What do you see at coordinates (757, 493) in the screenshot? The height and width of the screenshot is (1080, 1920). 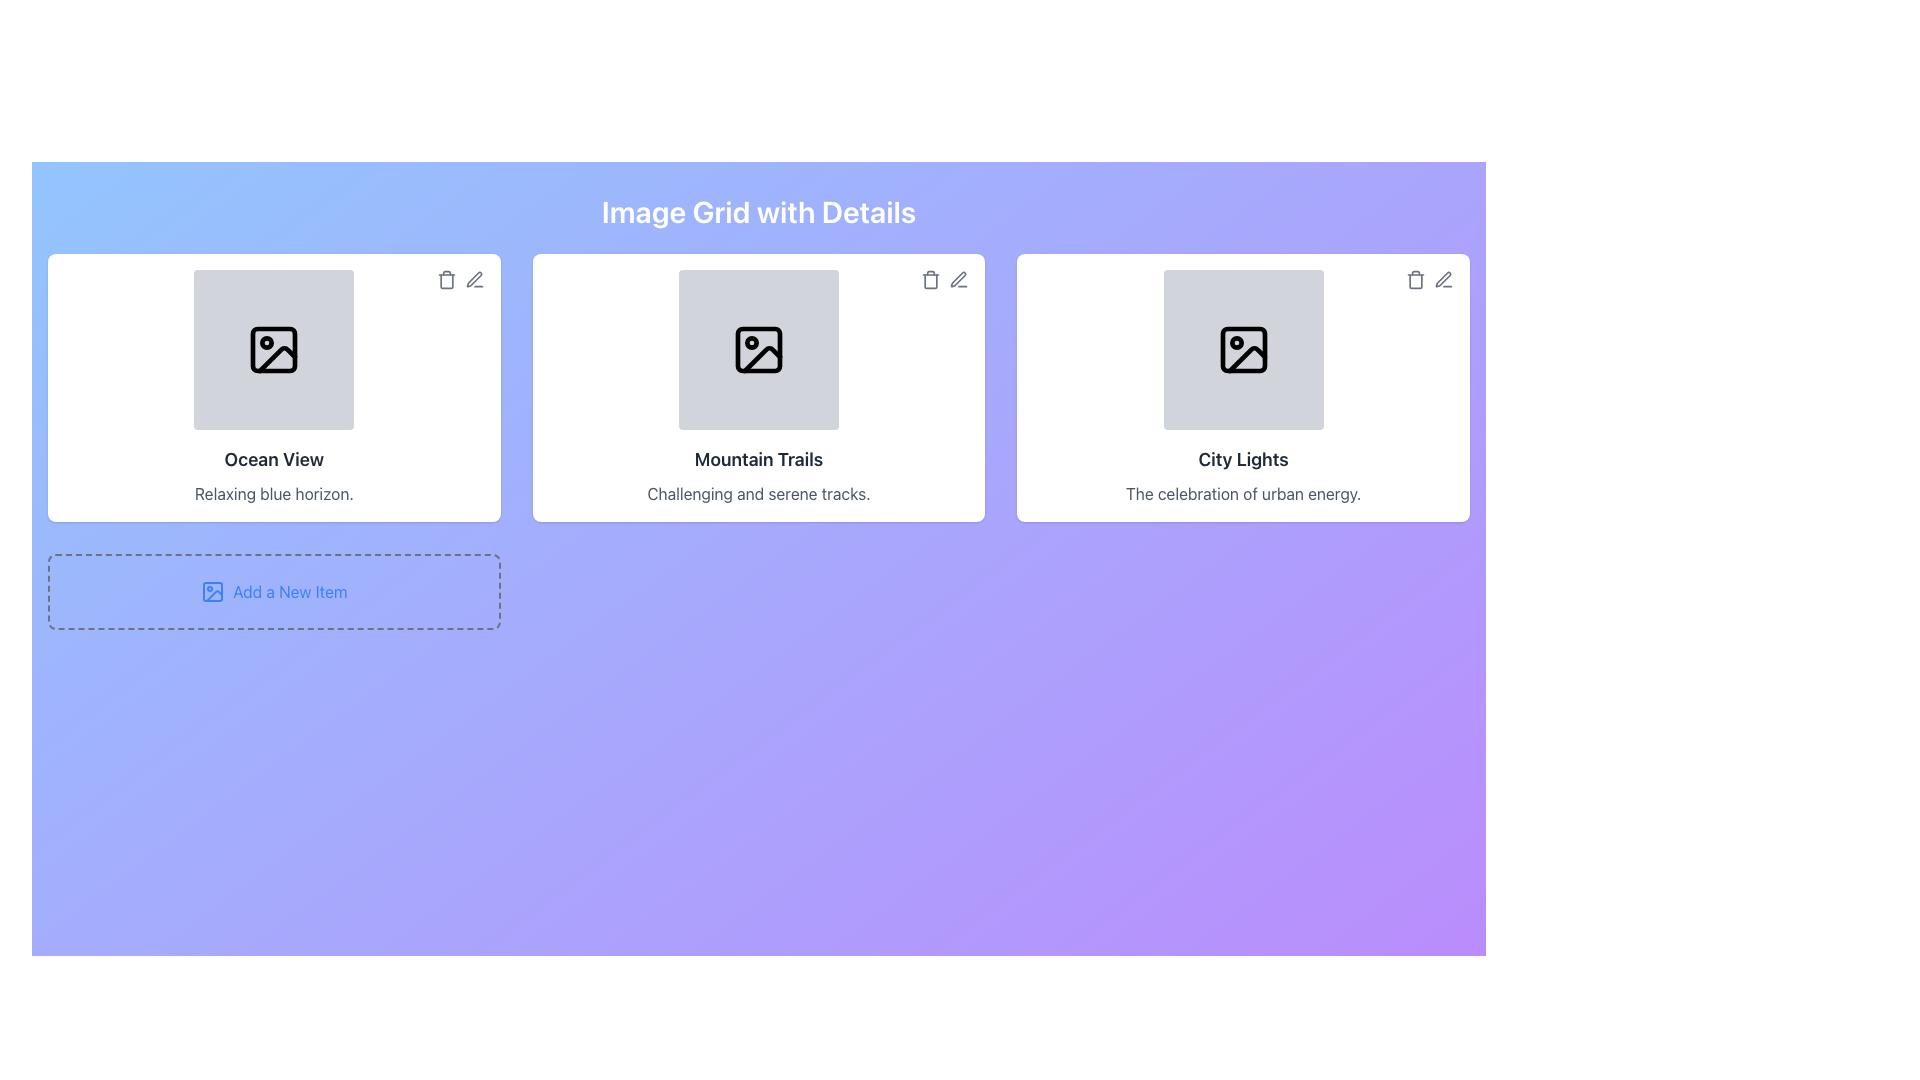 I see `the descriptive subtitle for the 'Mountain Trails' section located below the title within the second card of a three-card layout` at bounding box center [757, 493].